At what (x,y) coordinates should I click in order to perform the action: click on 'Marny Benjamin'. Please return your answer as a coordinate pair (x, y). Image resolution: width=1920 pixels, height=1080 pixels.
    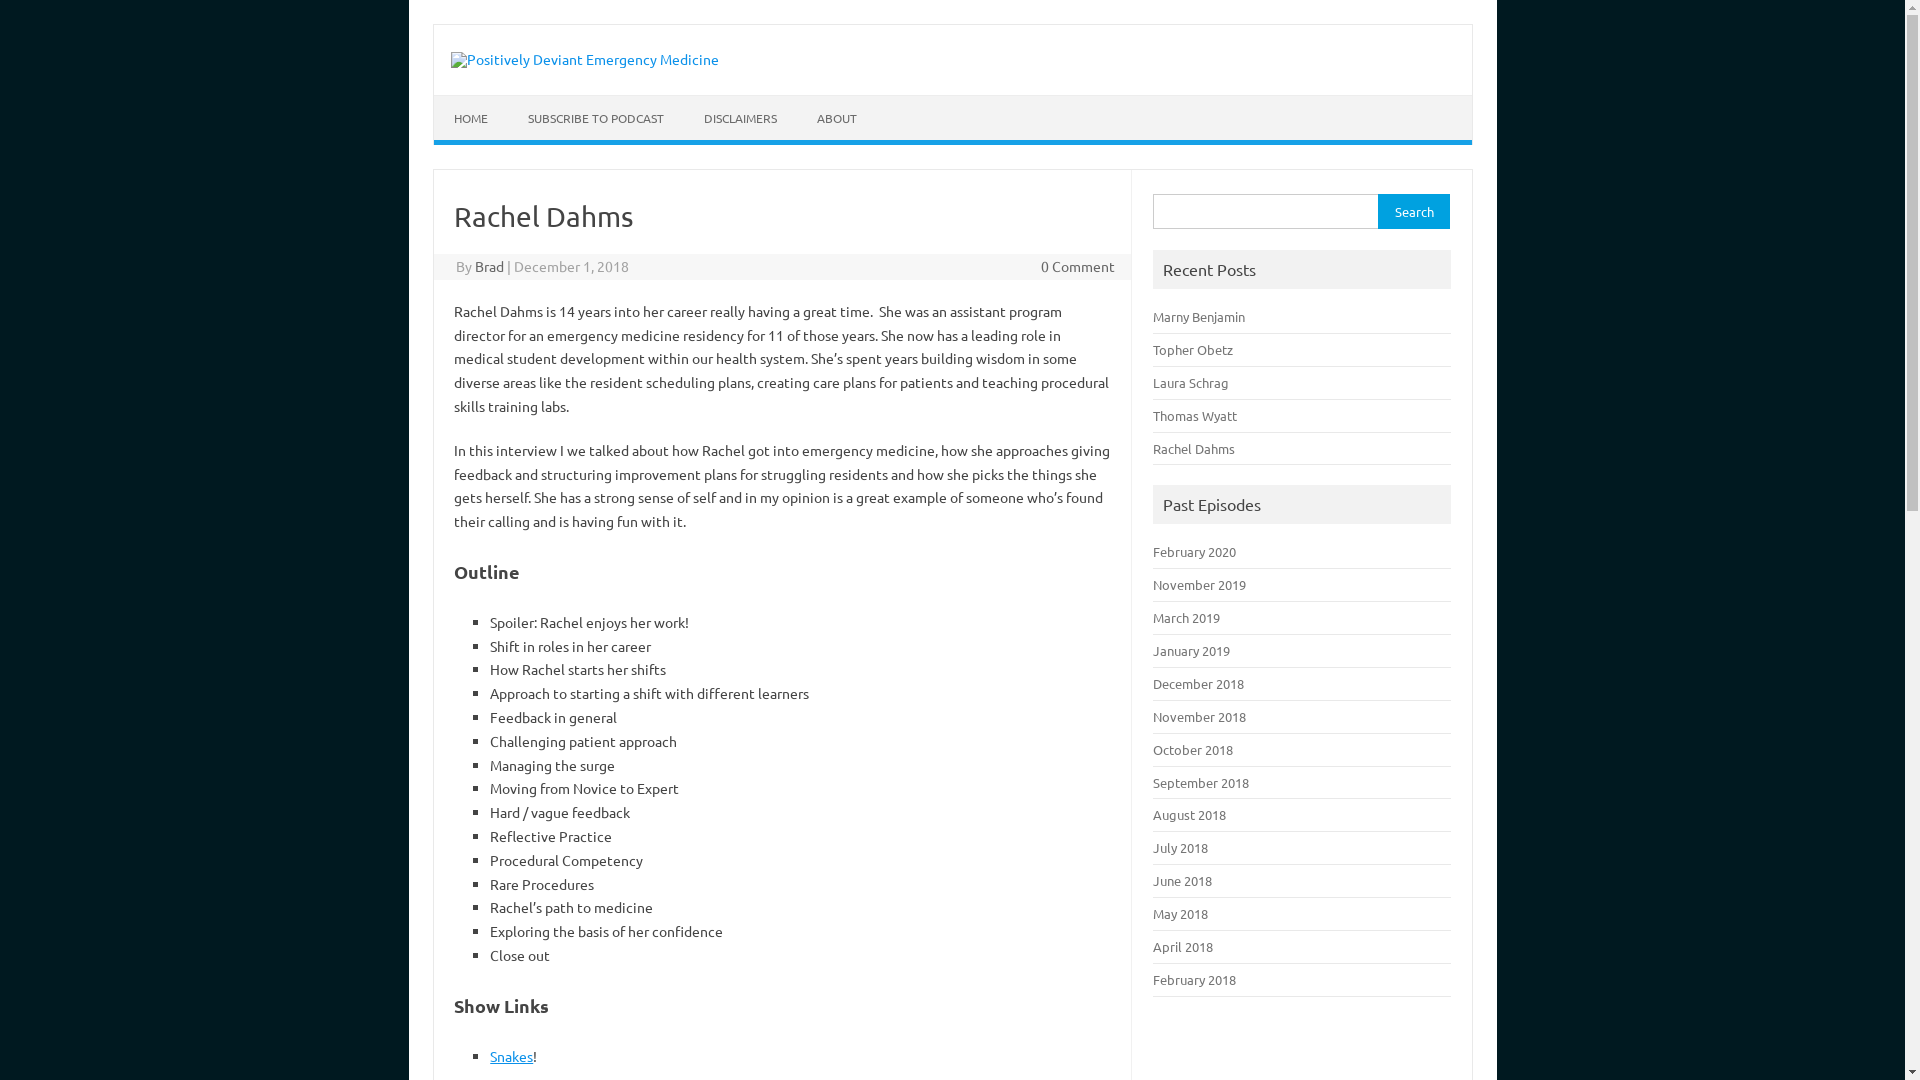
    Looking at the image, I should click on (1199, 315).